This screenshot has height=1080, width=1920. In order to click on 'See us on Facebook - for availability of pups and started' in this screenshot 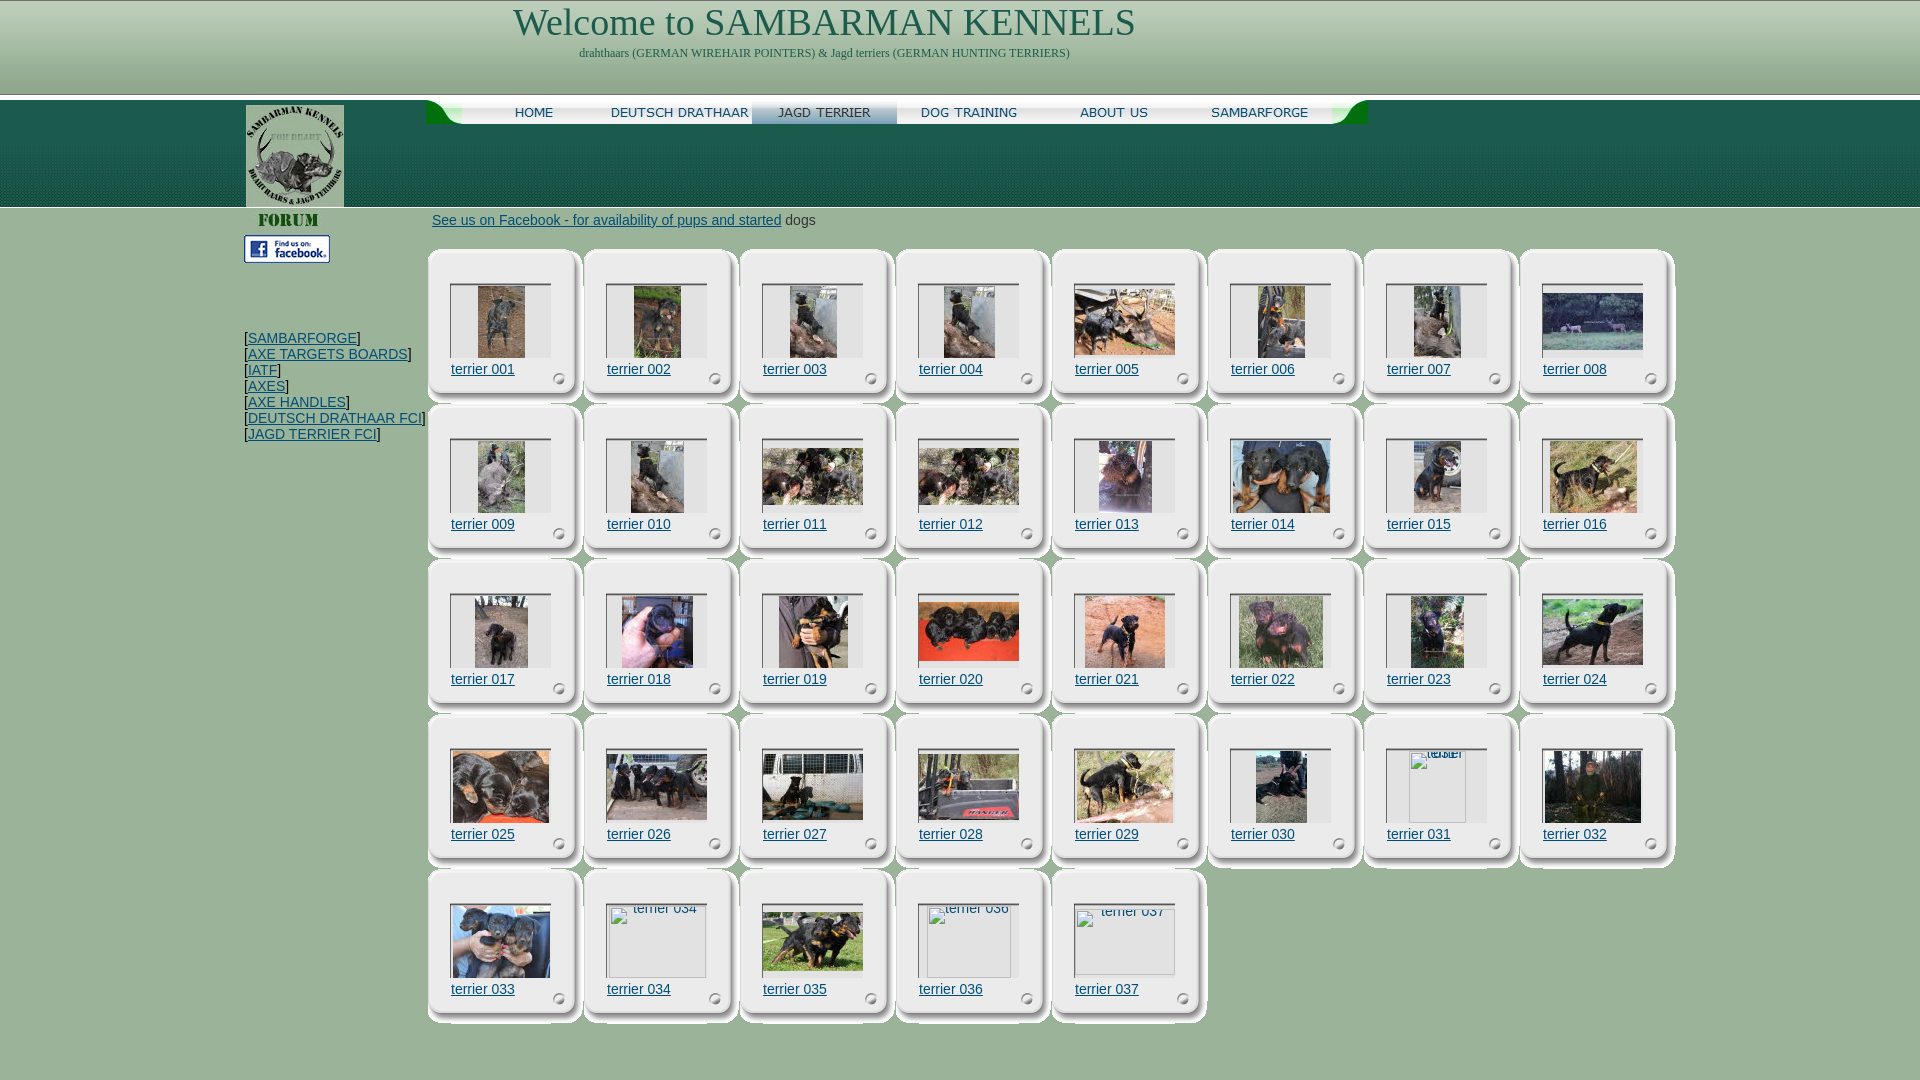, I will do `click(605, 219)`.